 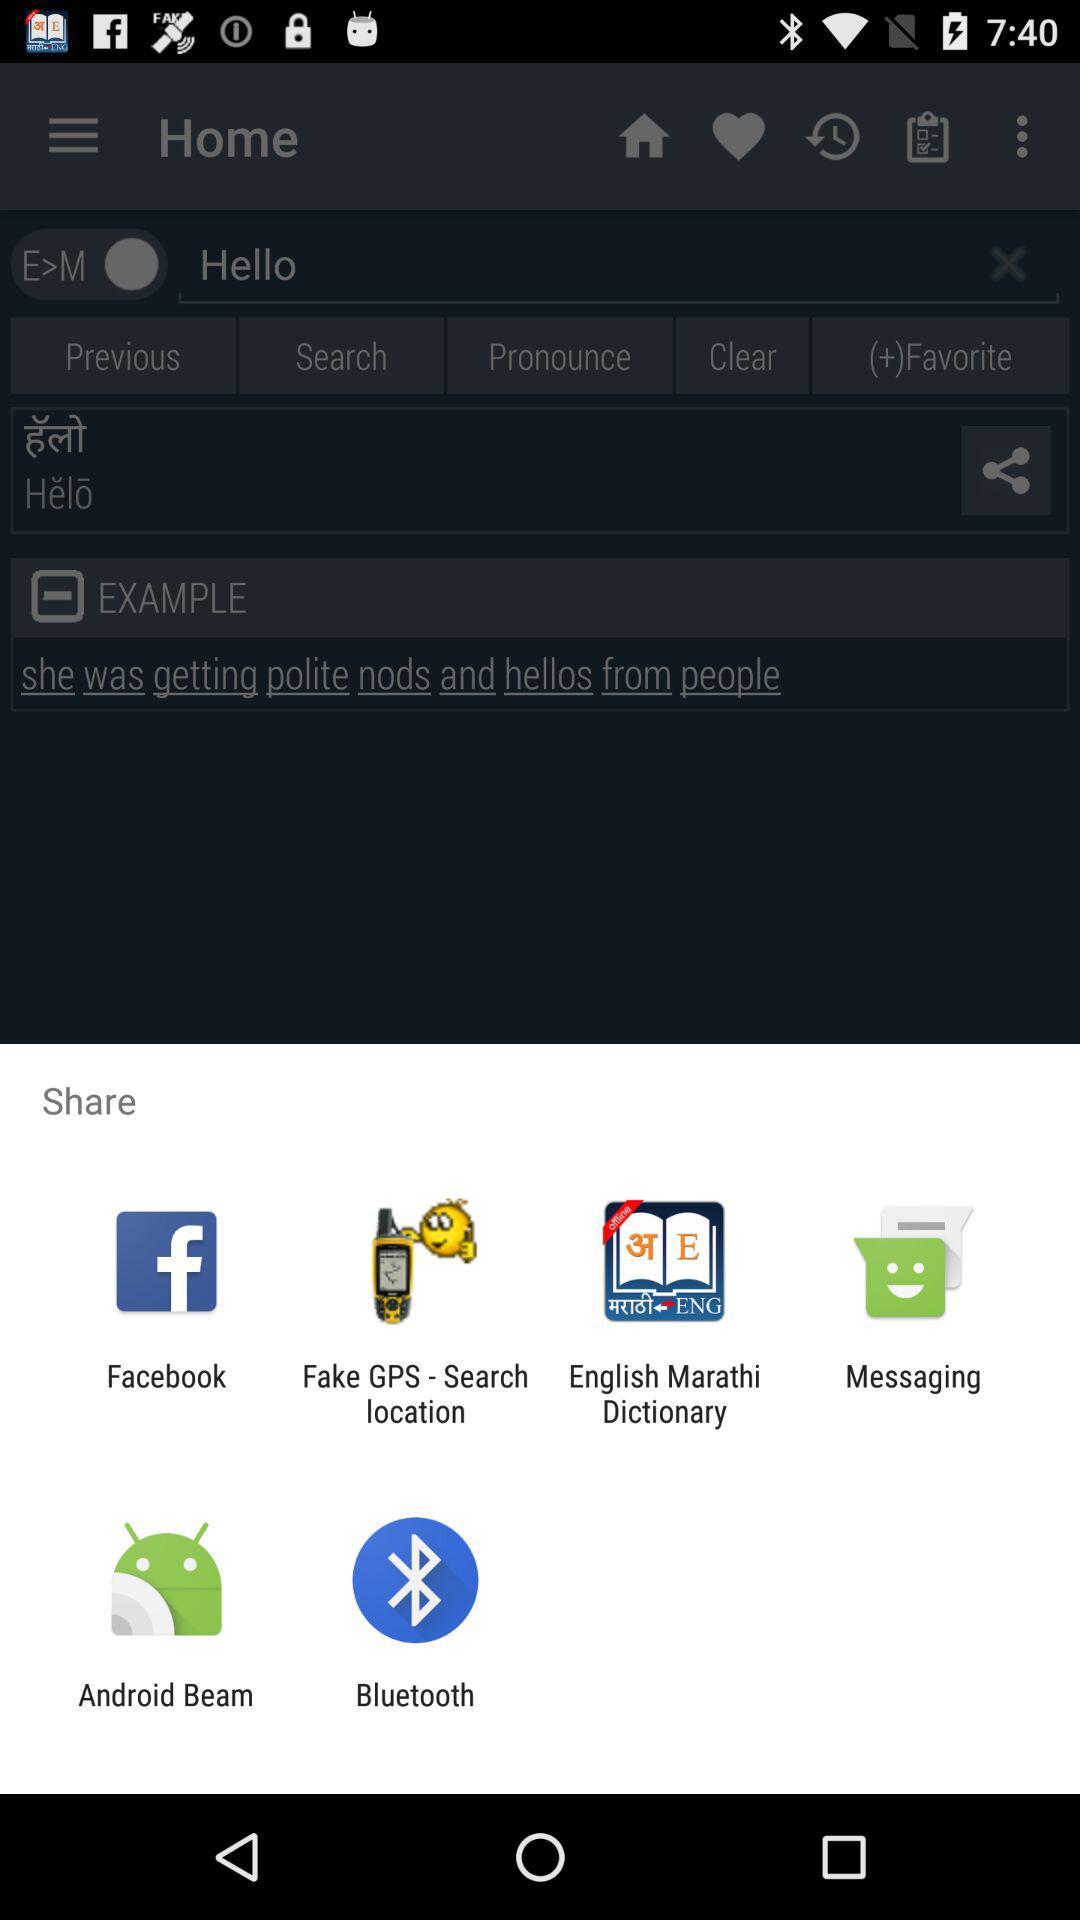 I want to click on the bluetooth icon, so click(x=414, y=1711).